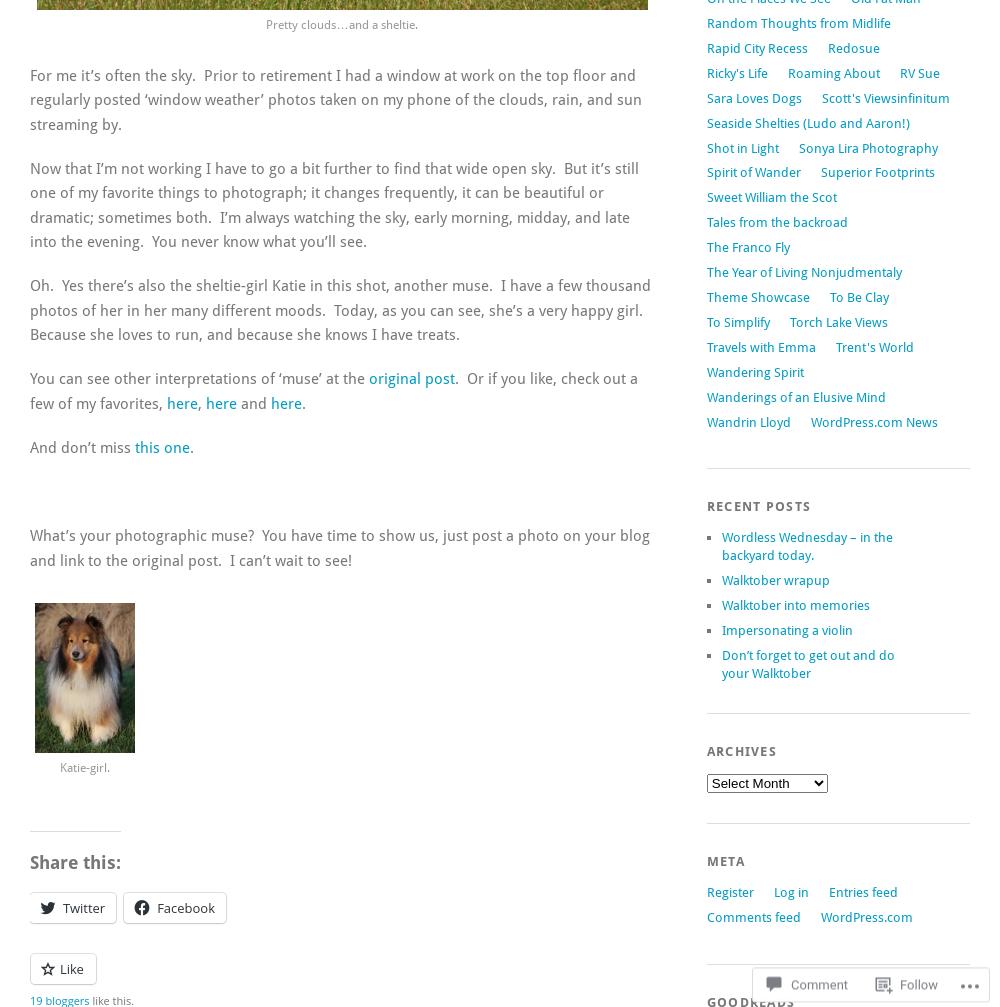 The height and width of the screenshot is (1007, 1000). I want to click on 'Don’t forget to get out and do your Walktober', so click(807, 662).